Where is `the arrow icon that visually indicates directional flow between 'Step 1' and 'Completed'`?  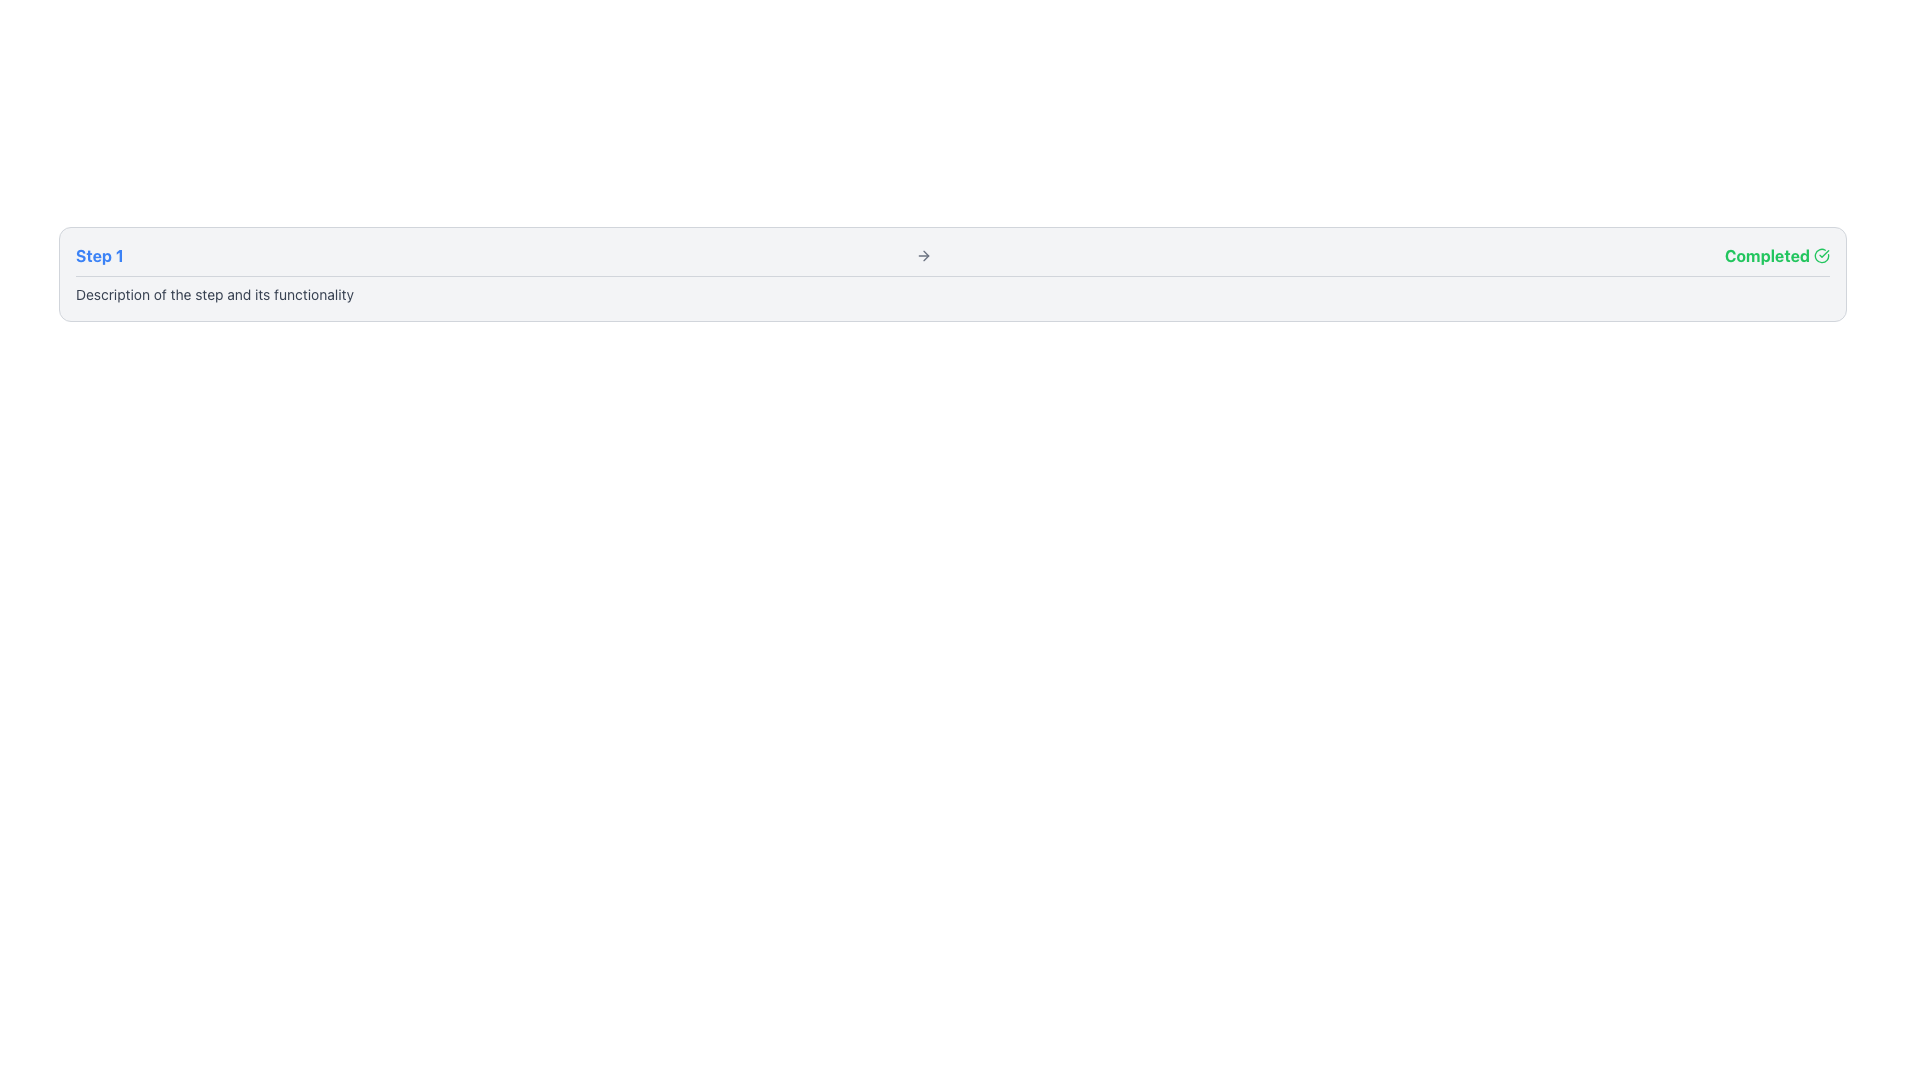 the arrow icon that visually indicates directional flow between 'Step 1' and 'Completed' is located at coordinates (923, 254).